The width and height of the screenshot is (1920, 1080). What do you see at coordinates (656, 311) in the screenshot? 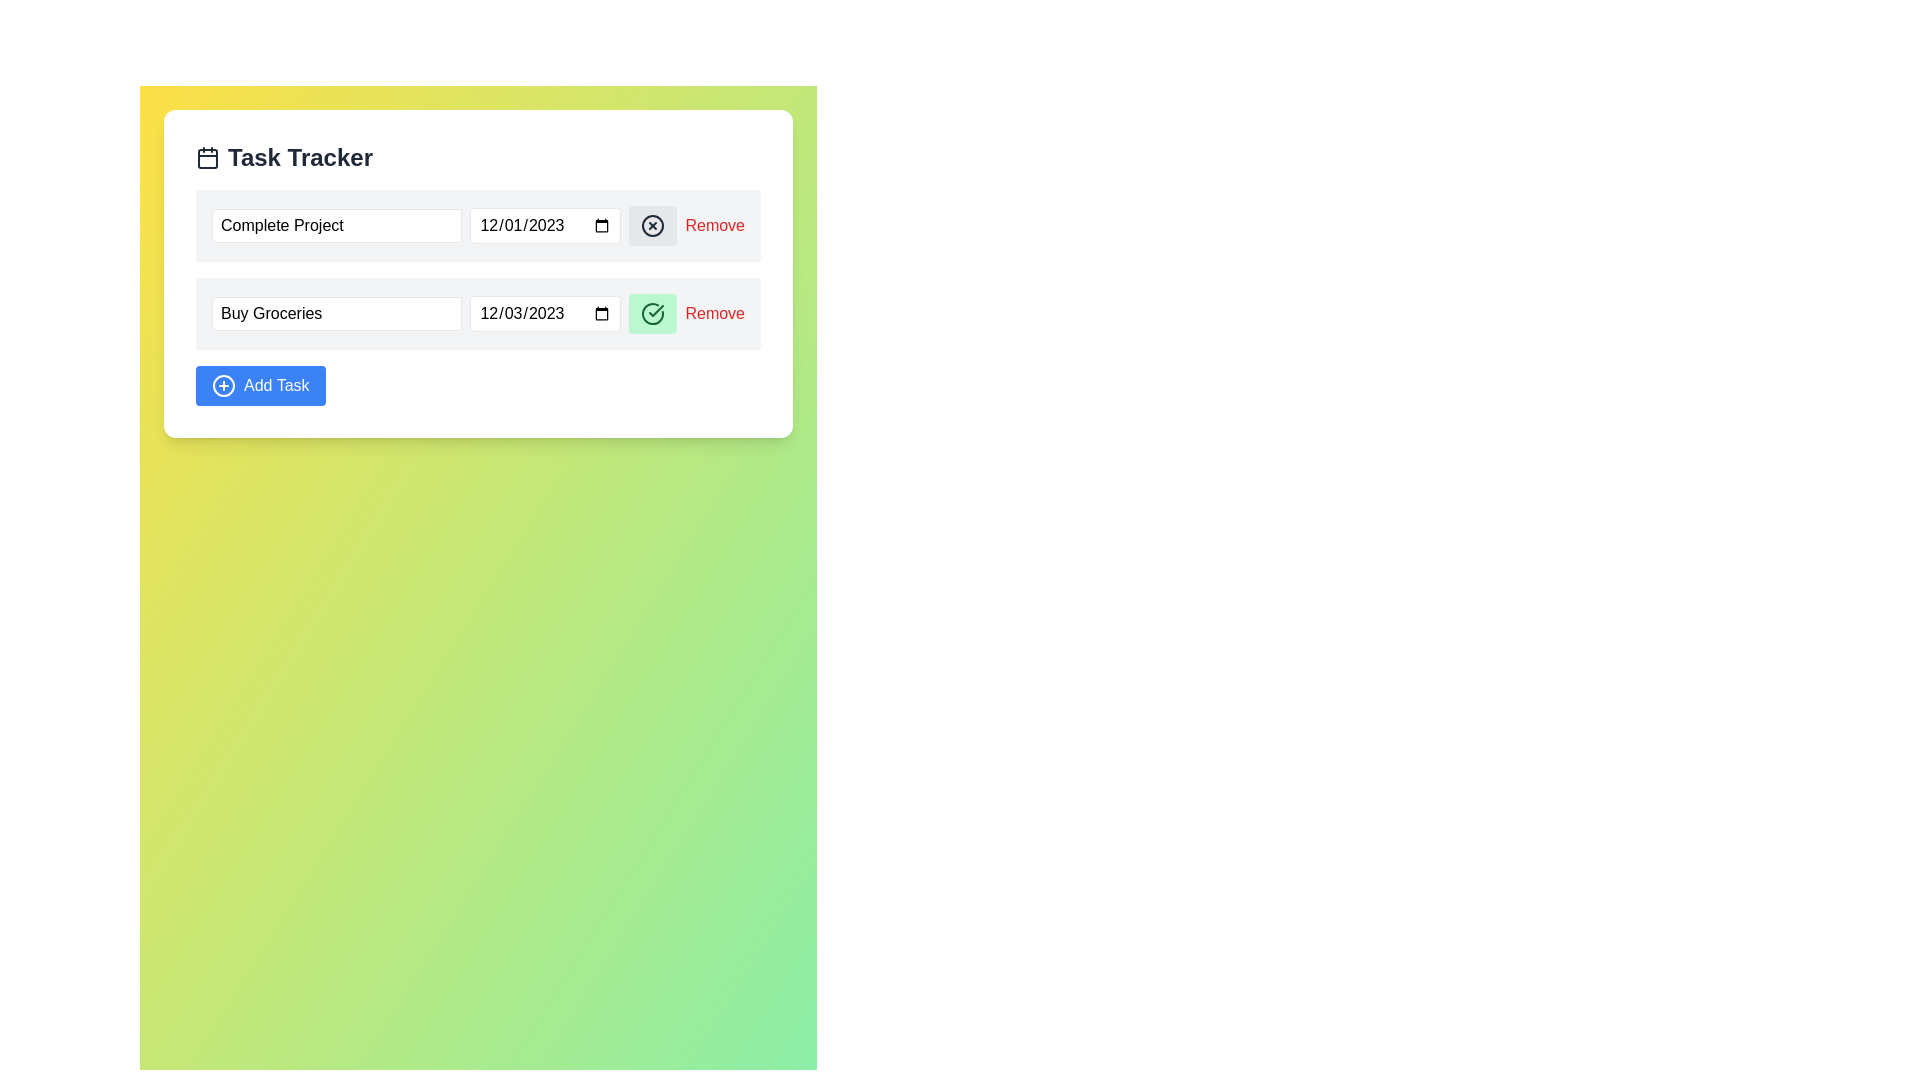
I see `the checkmark icon indicating the completion status of the task 'Buy Groceries', which is situated at the far right of its row in the task list` at bounding box center [656, 311].